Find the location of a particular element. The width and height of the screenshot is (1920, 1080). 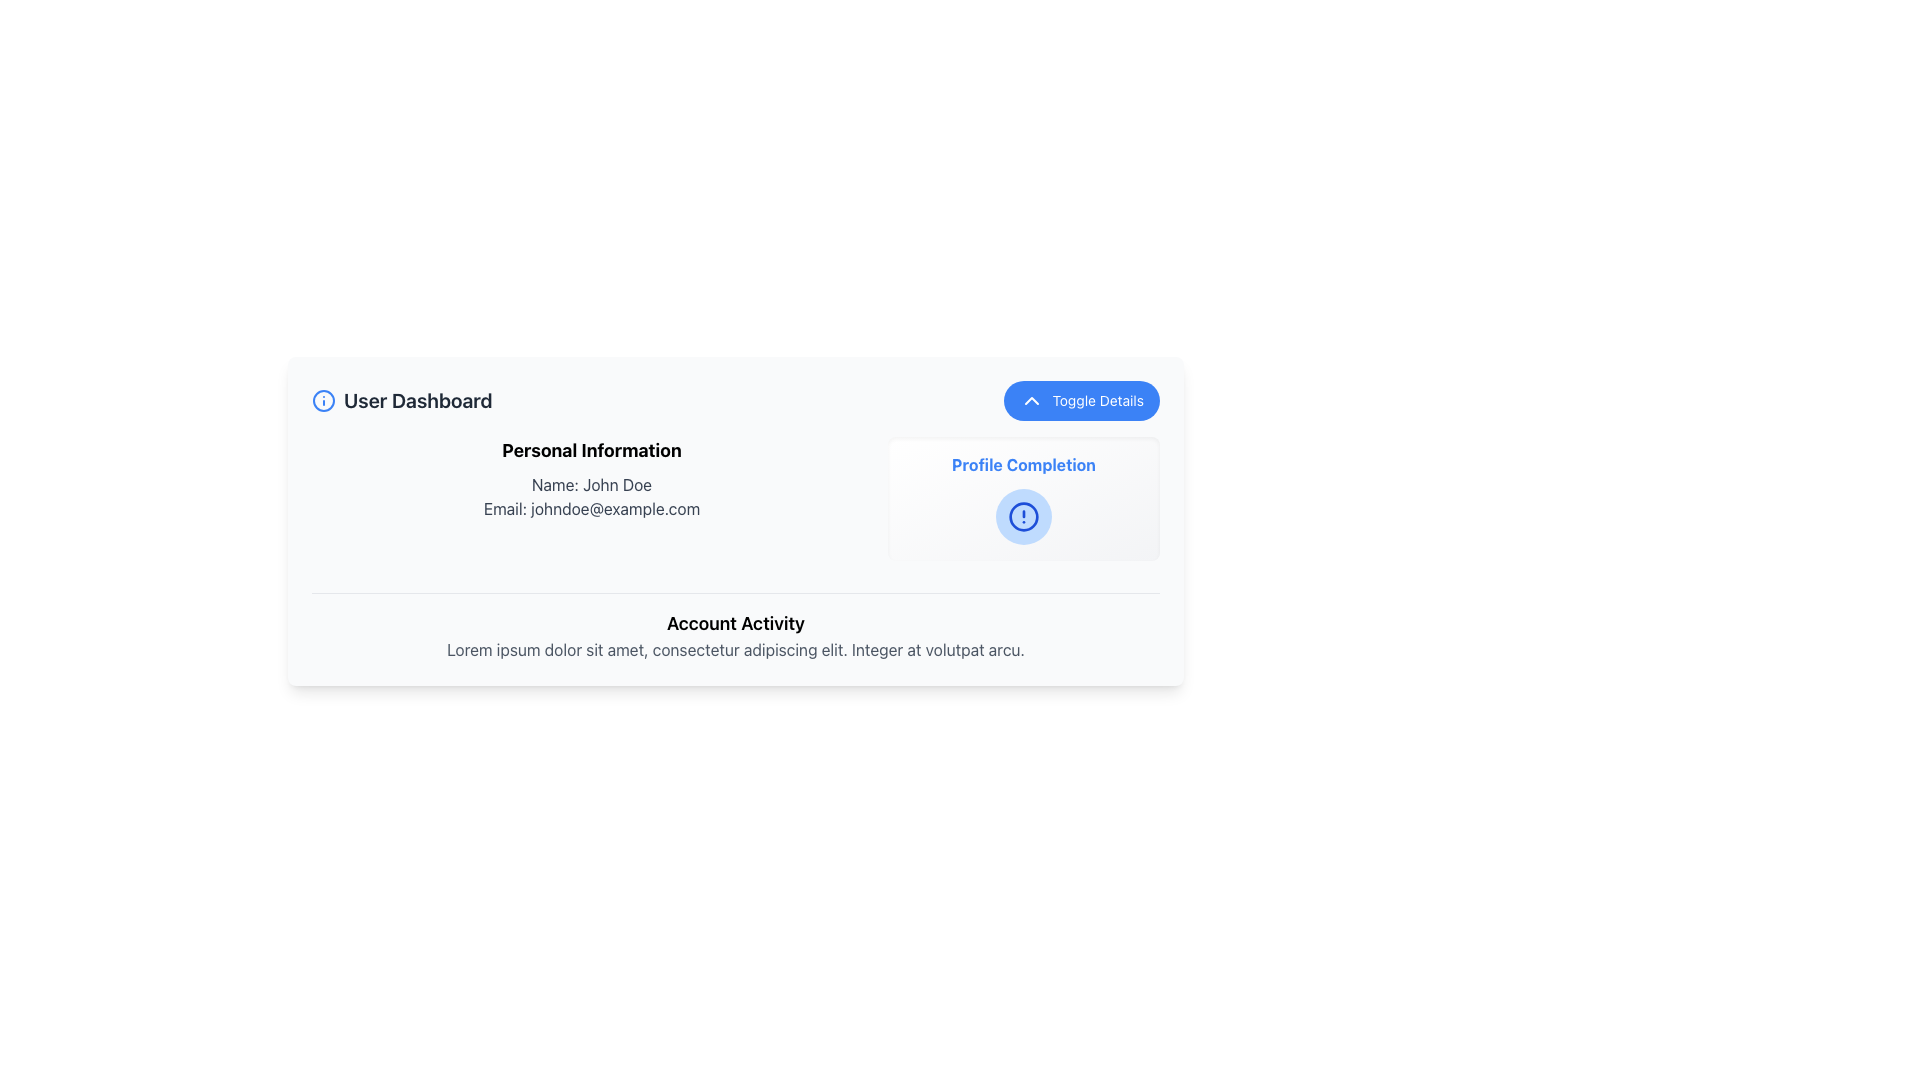

the 'Profile Completion' informational card located in the top-right section of the user details grid, which features a gradient background and displays a blue exclamation mark icon is located at coordinates (1023, 497).